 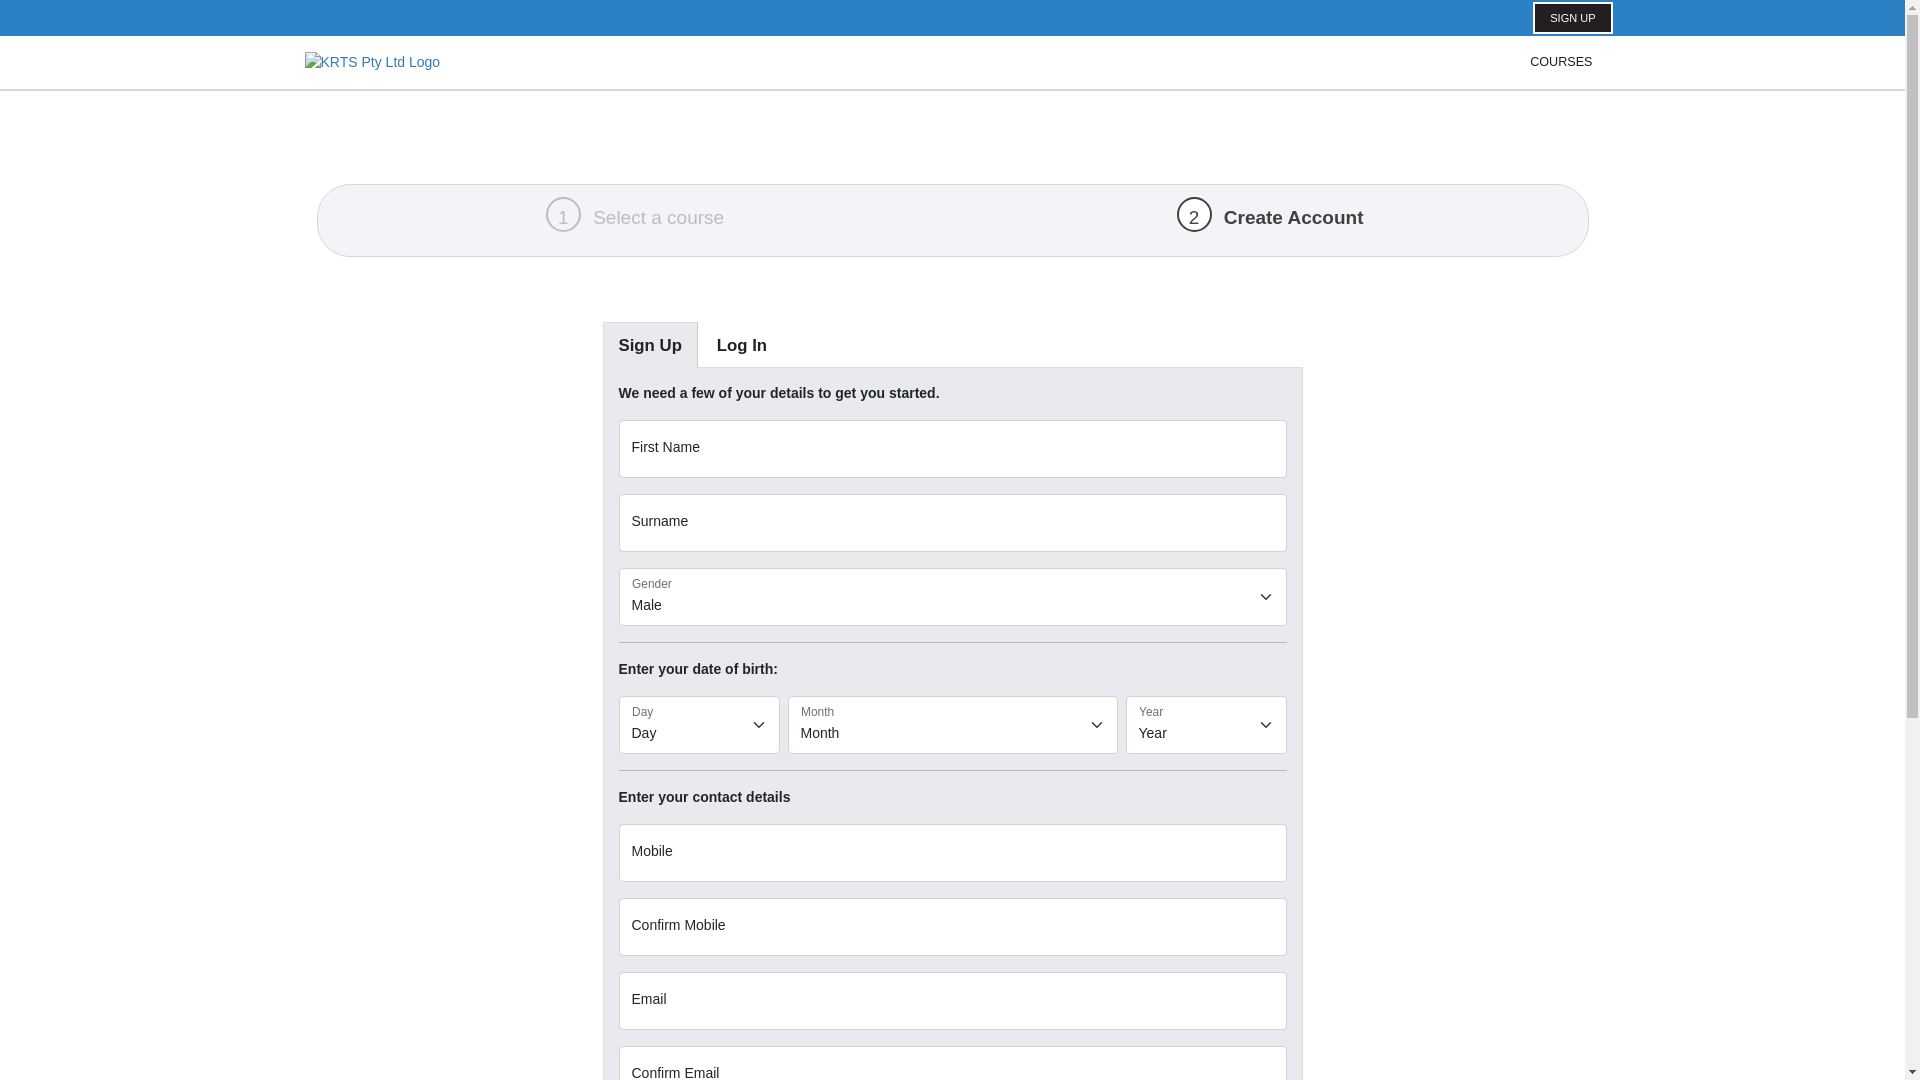 What do you see at coordinates (1520, 61) in the screenshot?
I see `'COURSES'` at bounding box center [1520, 61].